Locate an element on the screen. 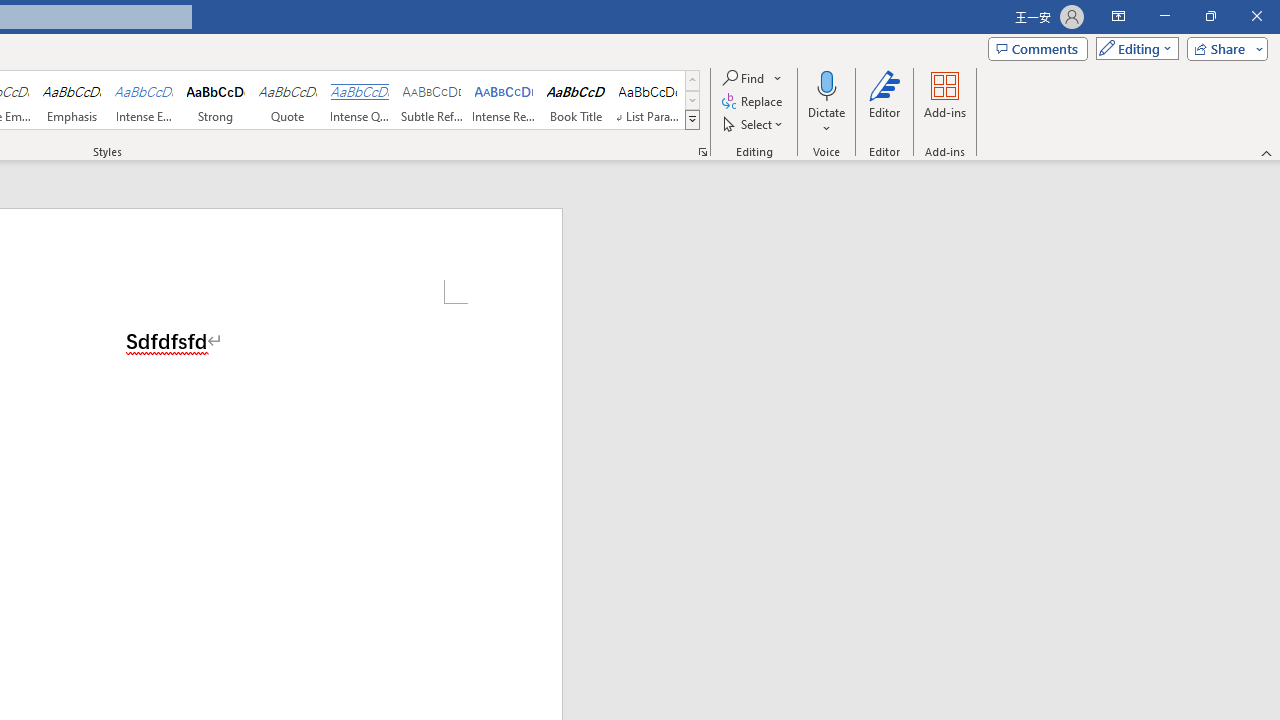 This screenshot has width=1280, height=720. 'Row Down' is located at coordinates (692, 100).